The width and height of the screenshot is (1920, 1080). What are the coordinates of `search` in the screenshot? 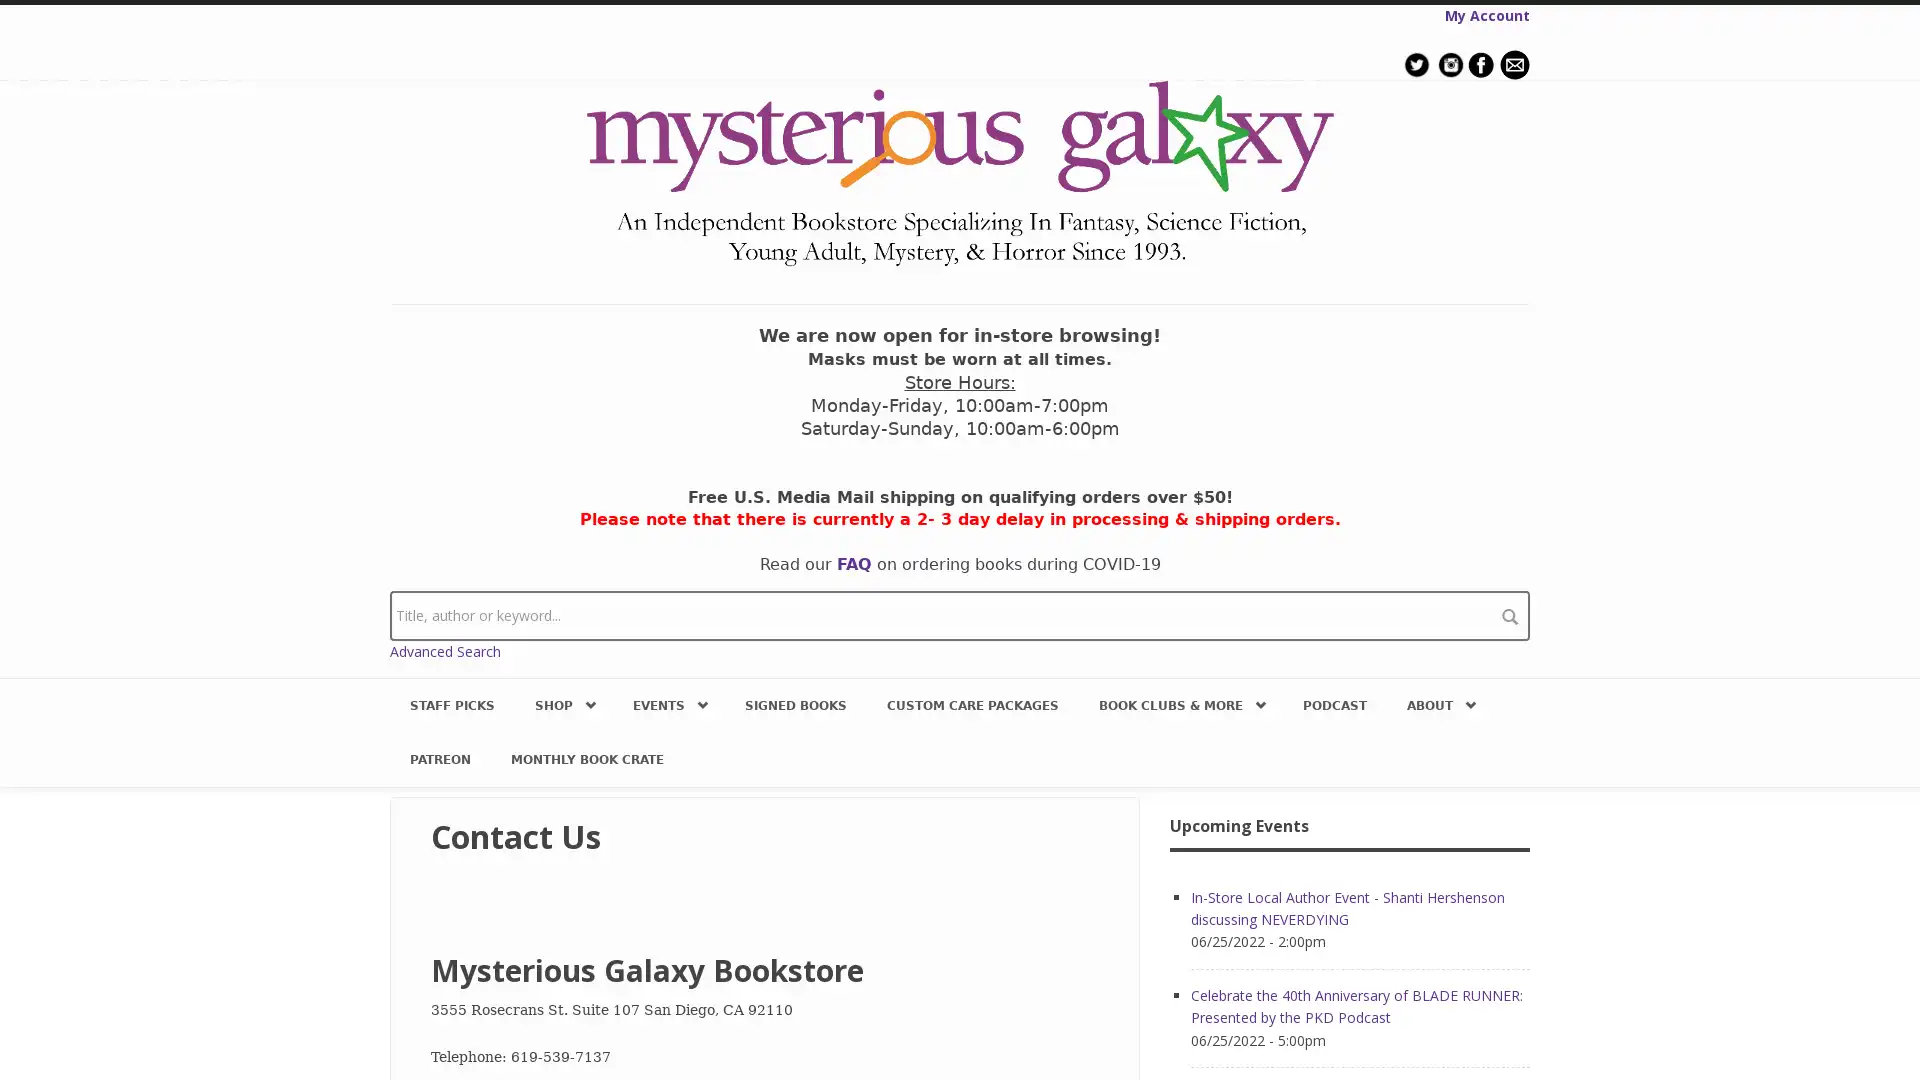 It's located at (1510, 615).